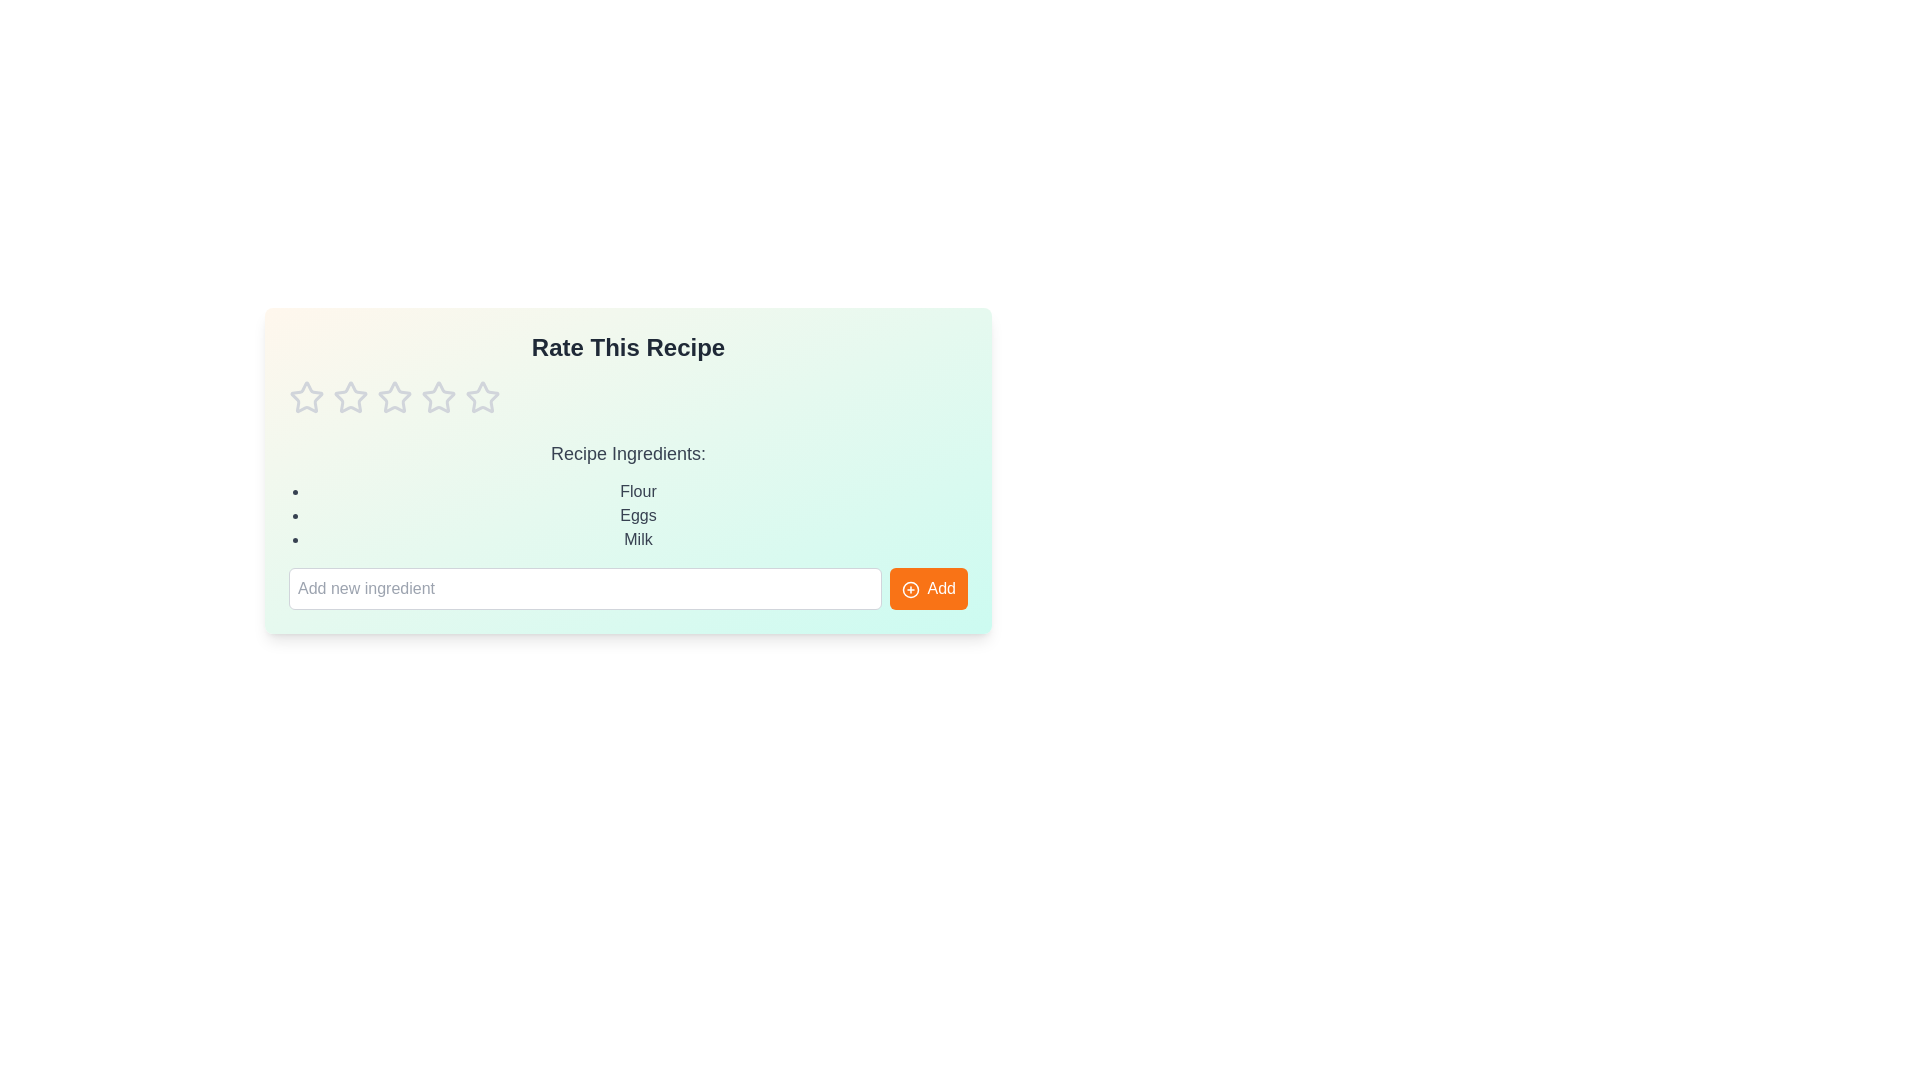 The image size is (1920, 1080). What do you see at coordinates (927, 588) in the screenshot?
I see `the 'Add' button to add the entered ingredient to the list` at bounding box center [927, 588].